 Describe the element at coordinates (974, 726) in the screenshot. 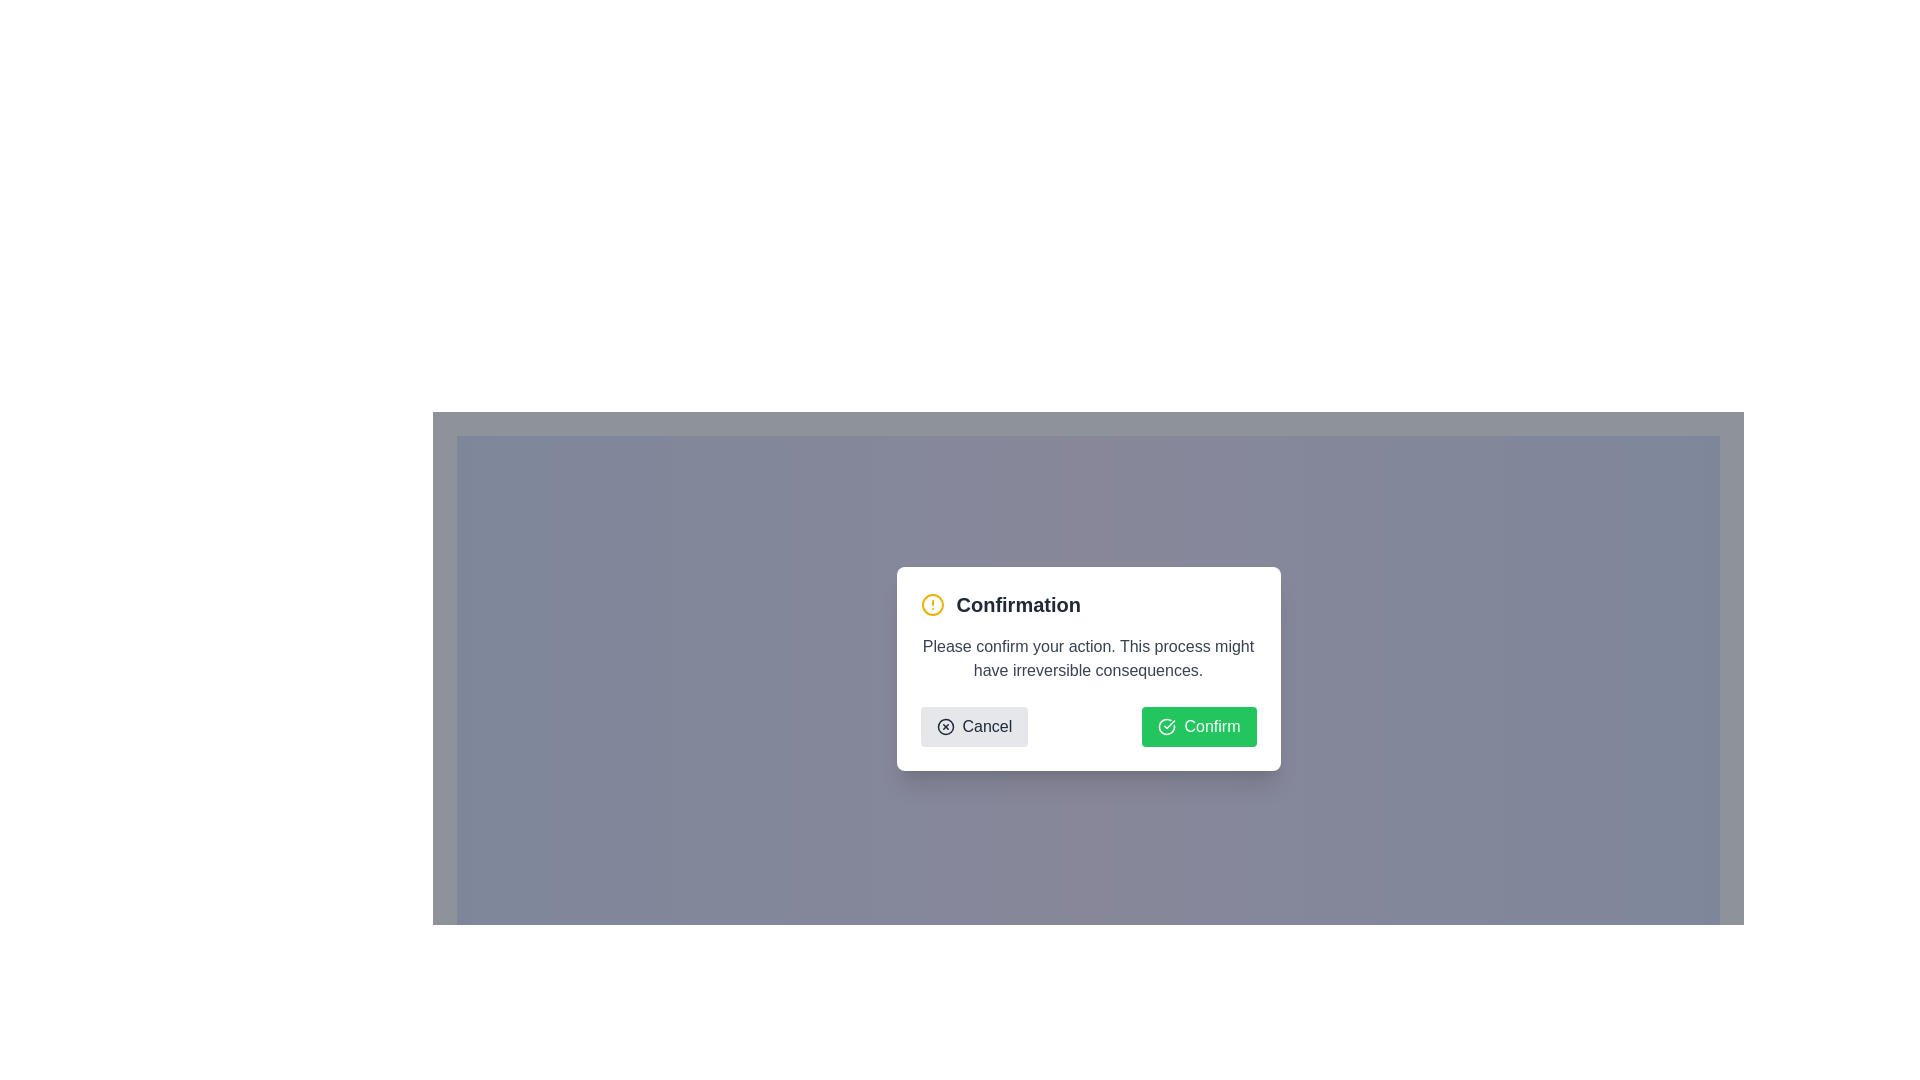

I see `the cancelation action button located at the bottom center of the confirmation dialog box` at that location.